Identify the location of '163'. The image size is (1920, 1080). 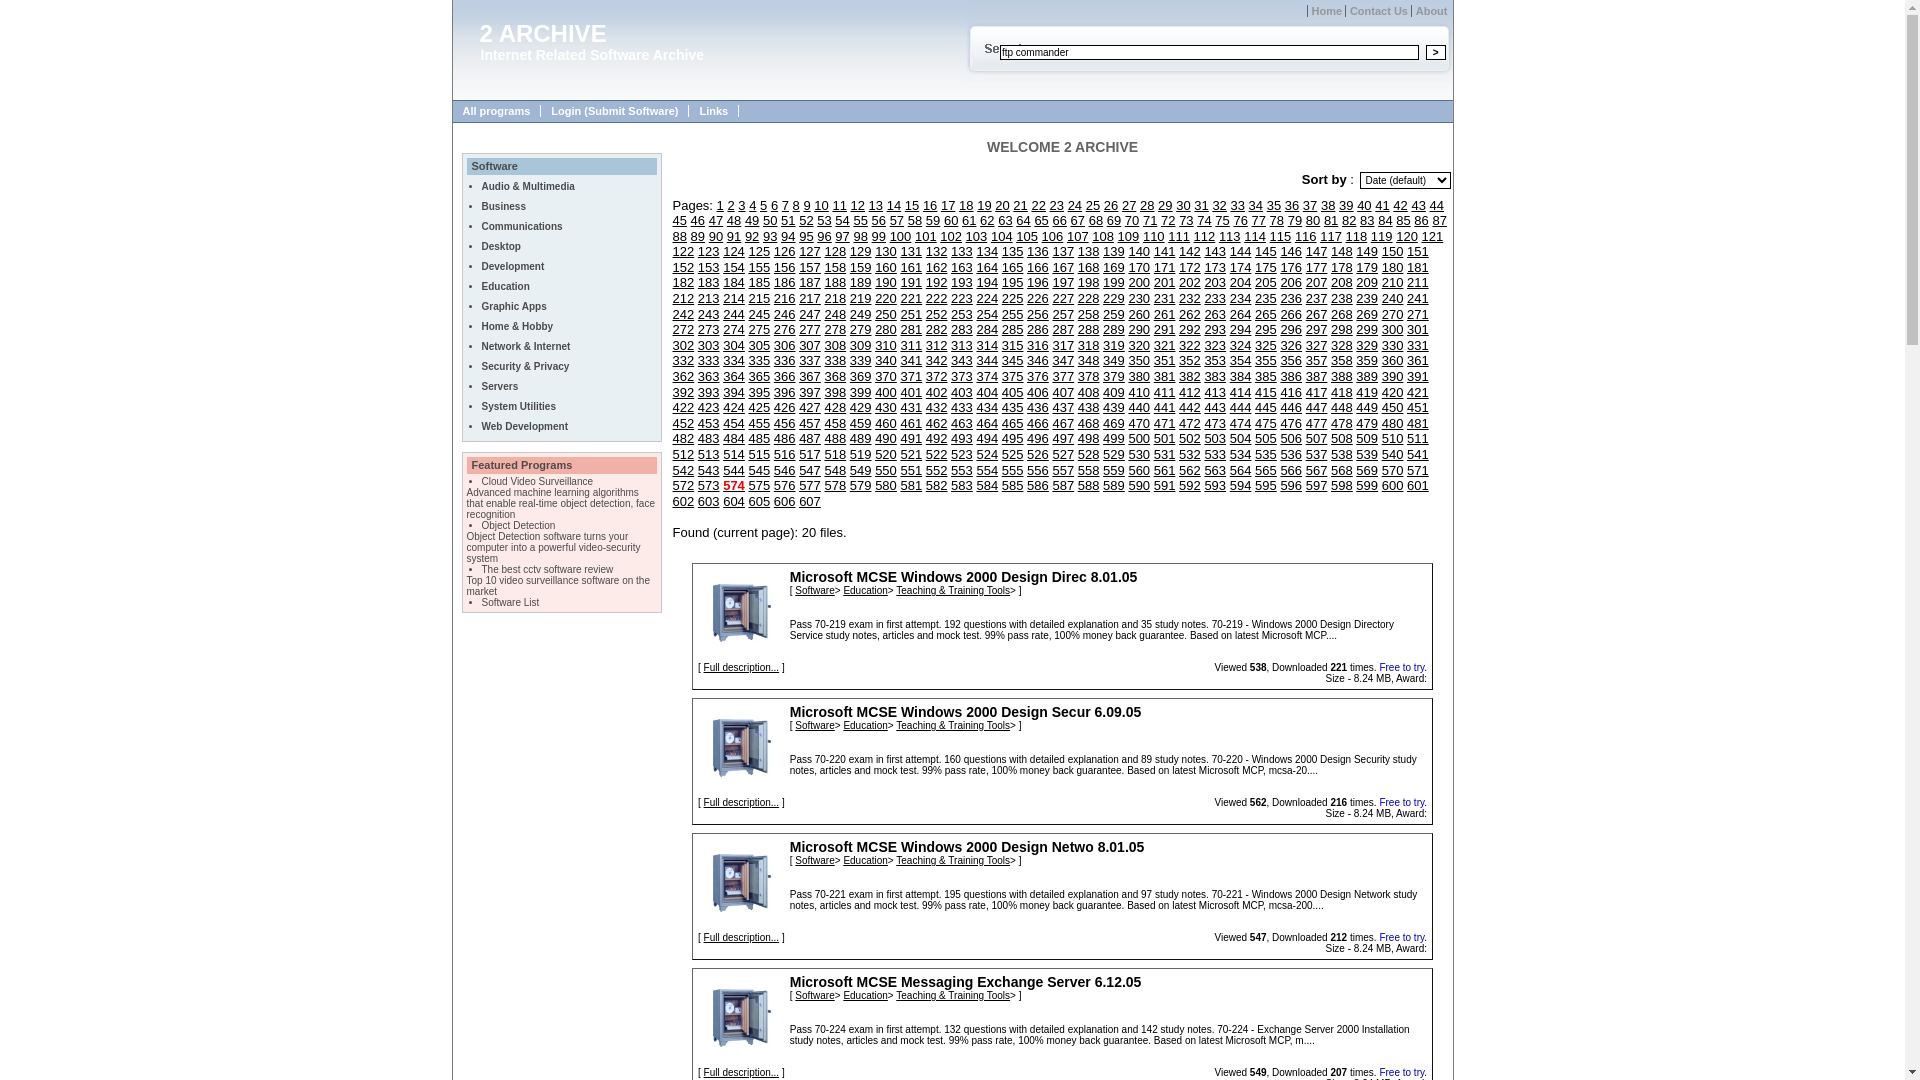
(961, 266).